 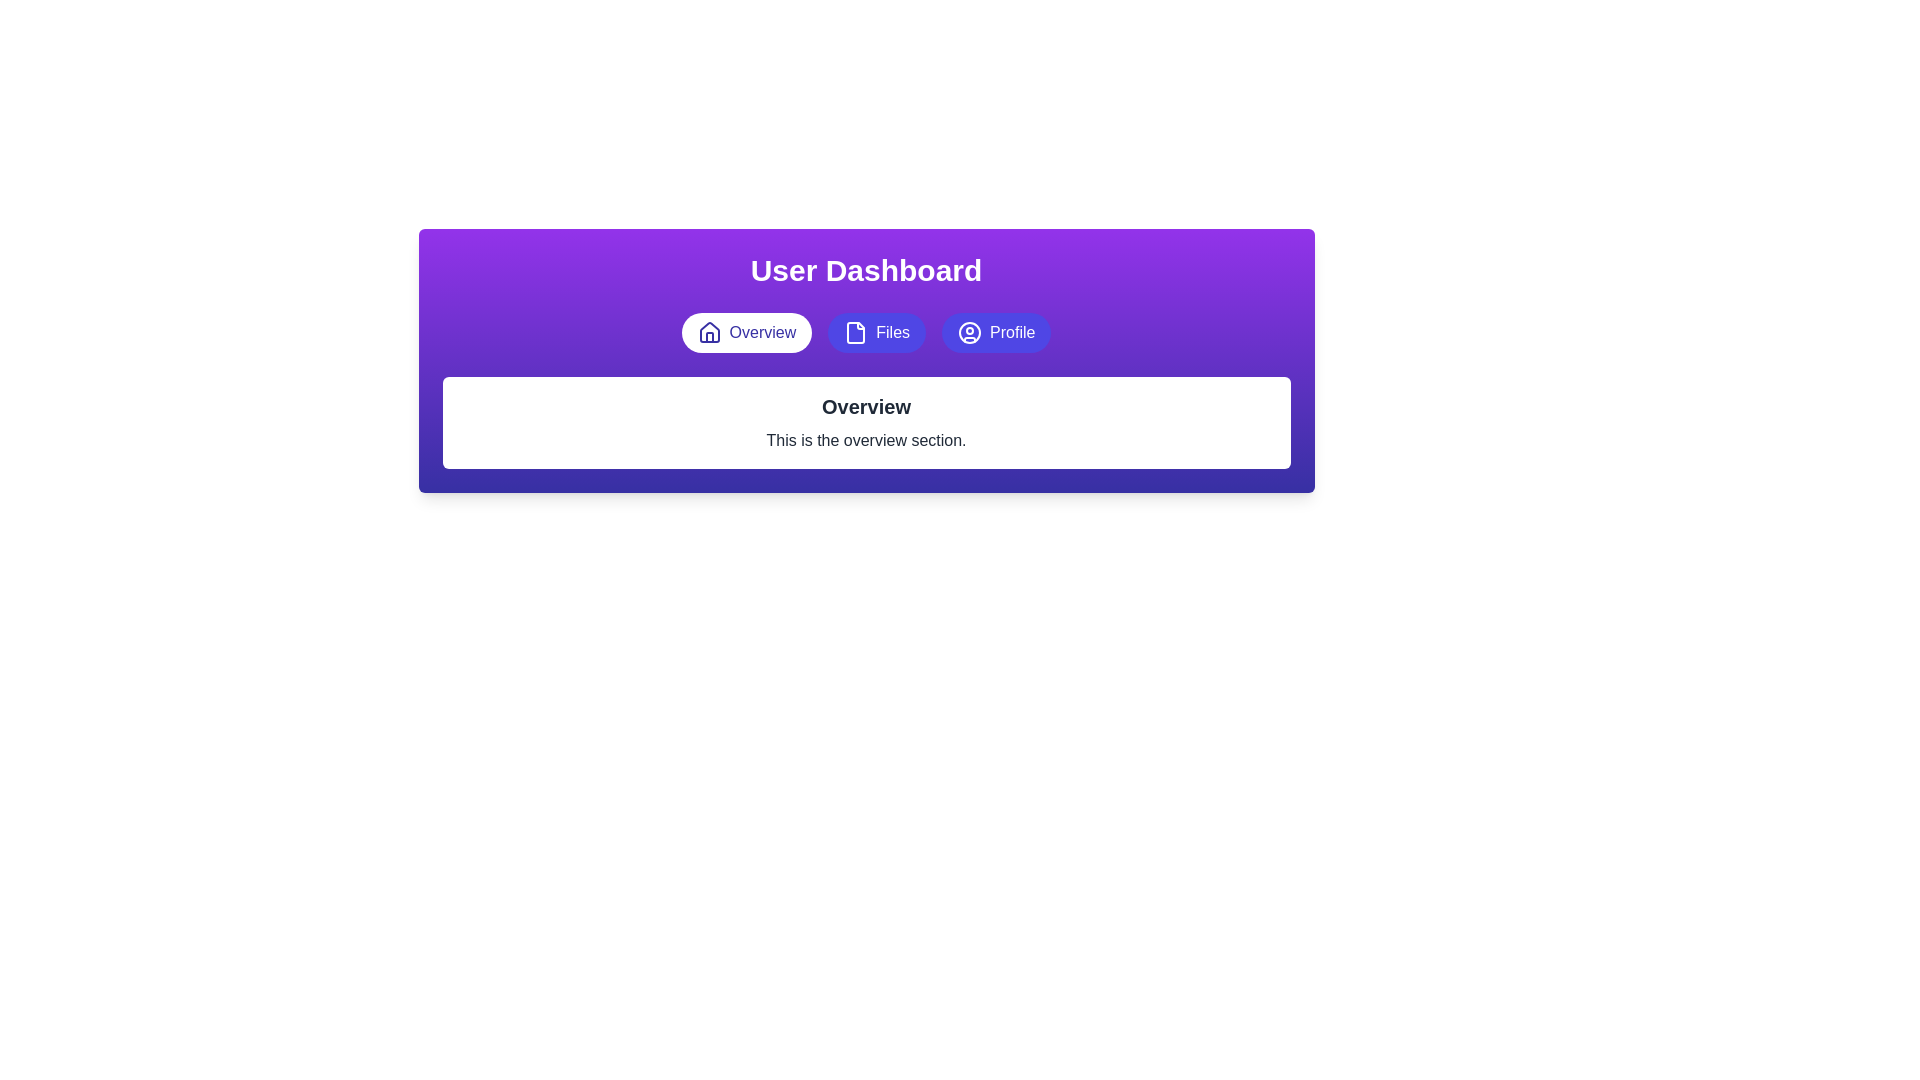 I want to click on the door icon within the house icon, which is part of the 'Overview' button in the header section of the interface, so click(x=709, y=336).